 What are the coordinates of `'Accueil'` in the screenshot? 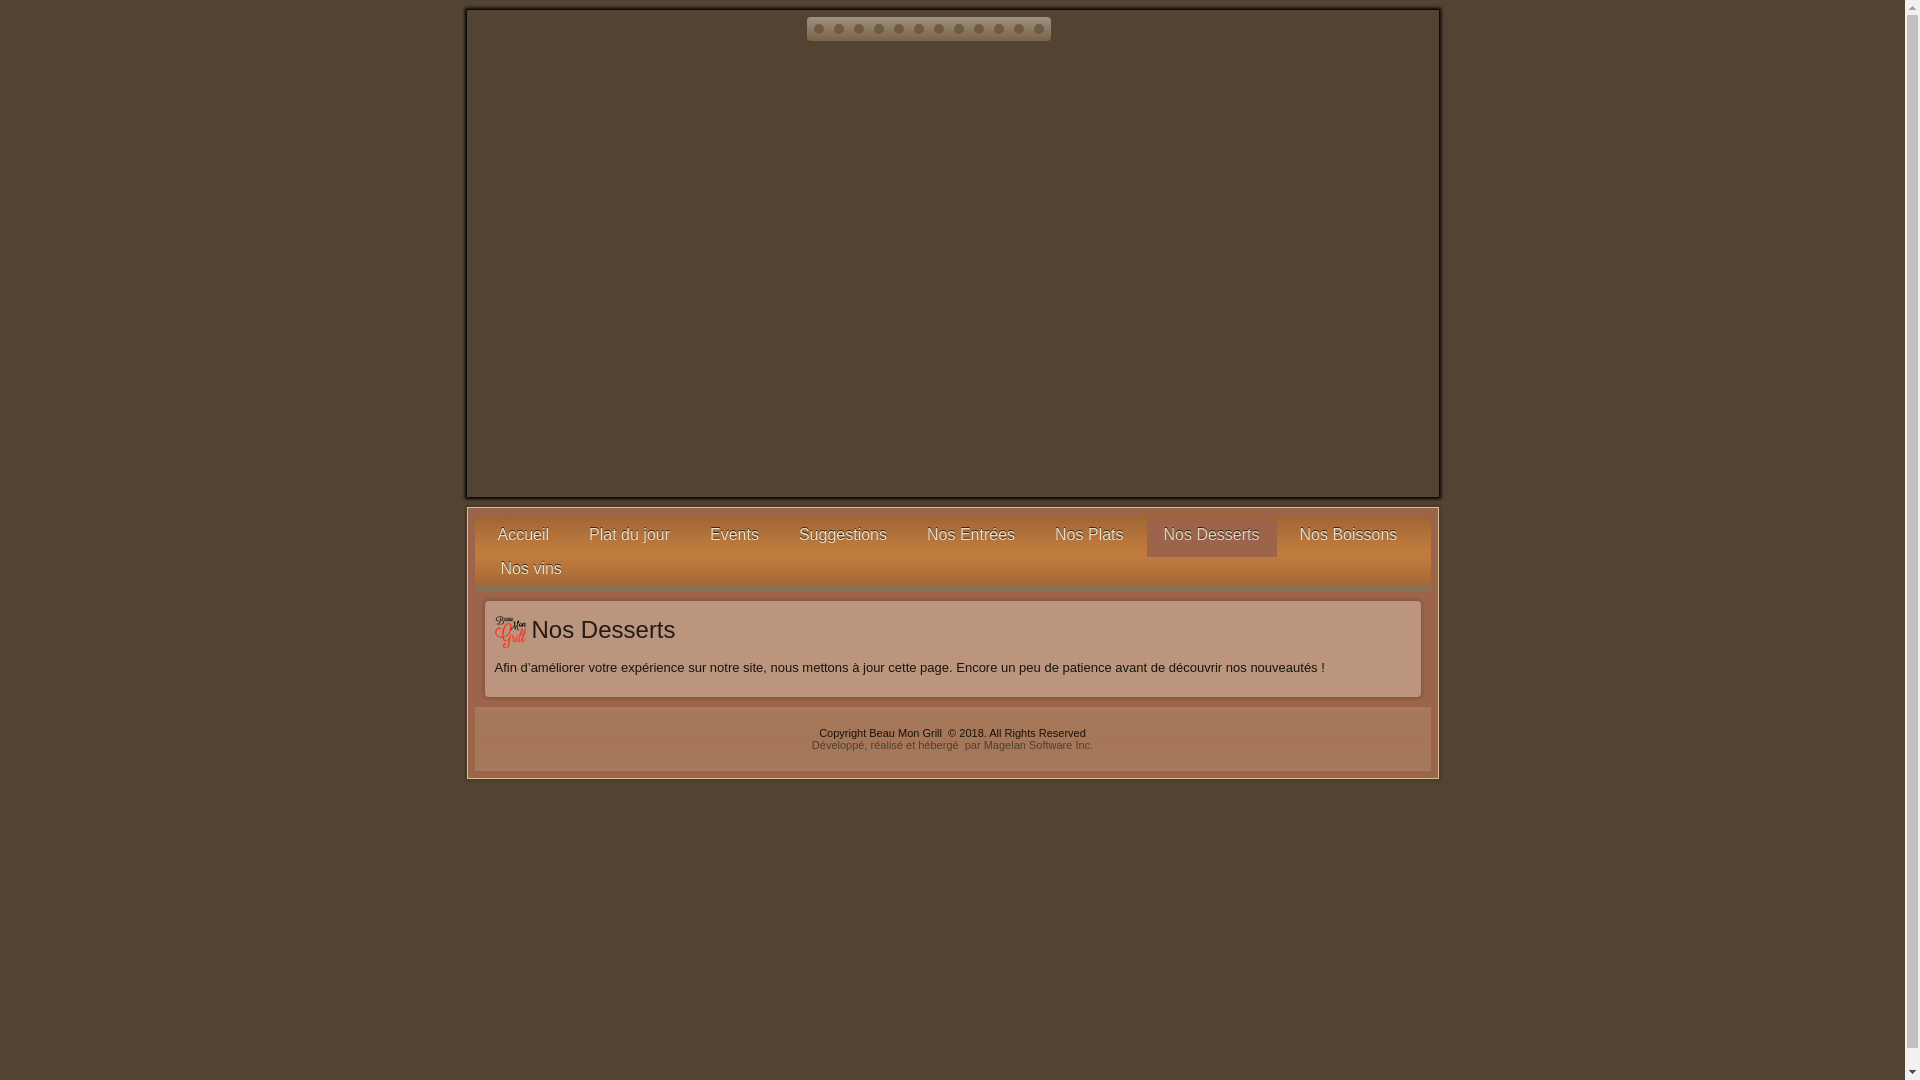 It's located at (523, 534).